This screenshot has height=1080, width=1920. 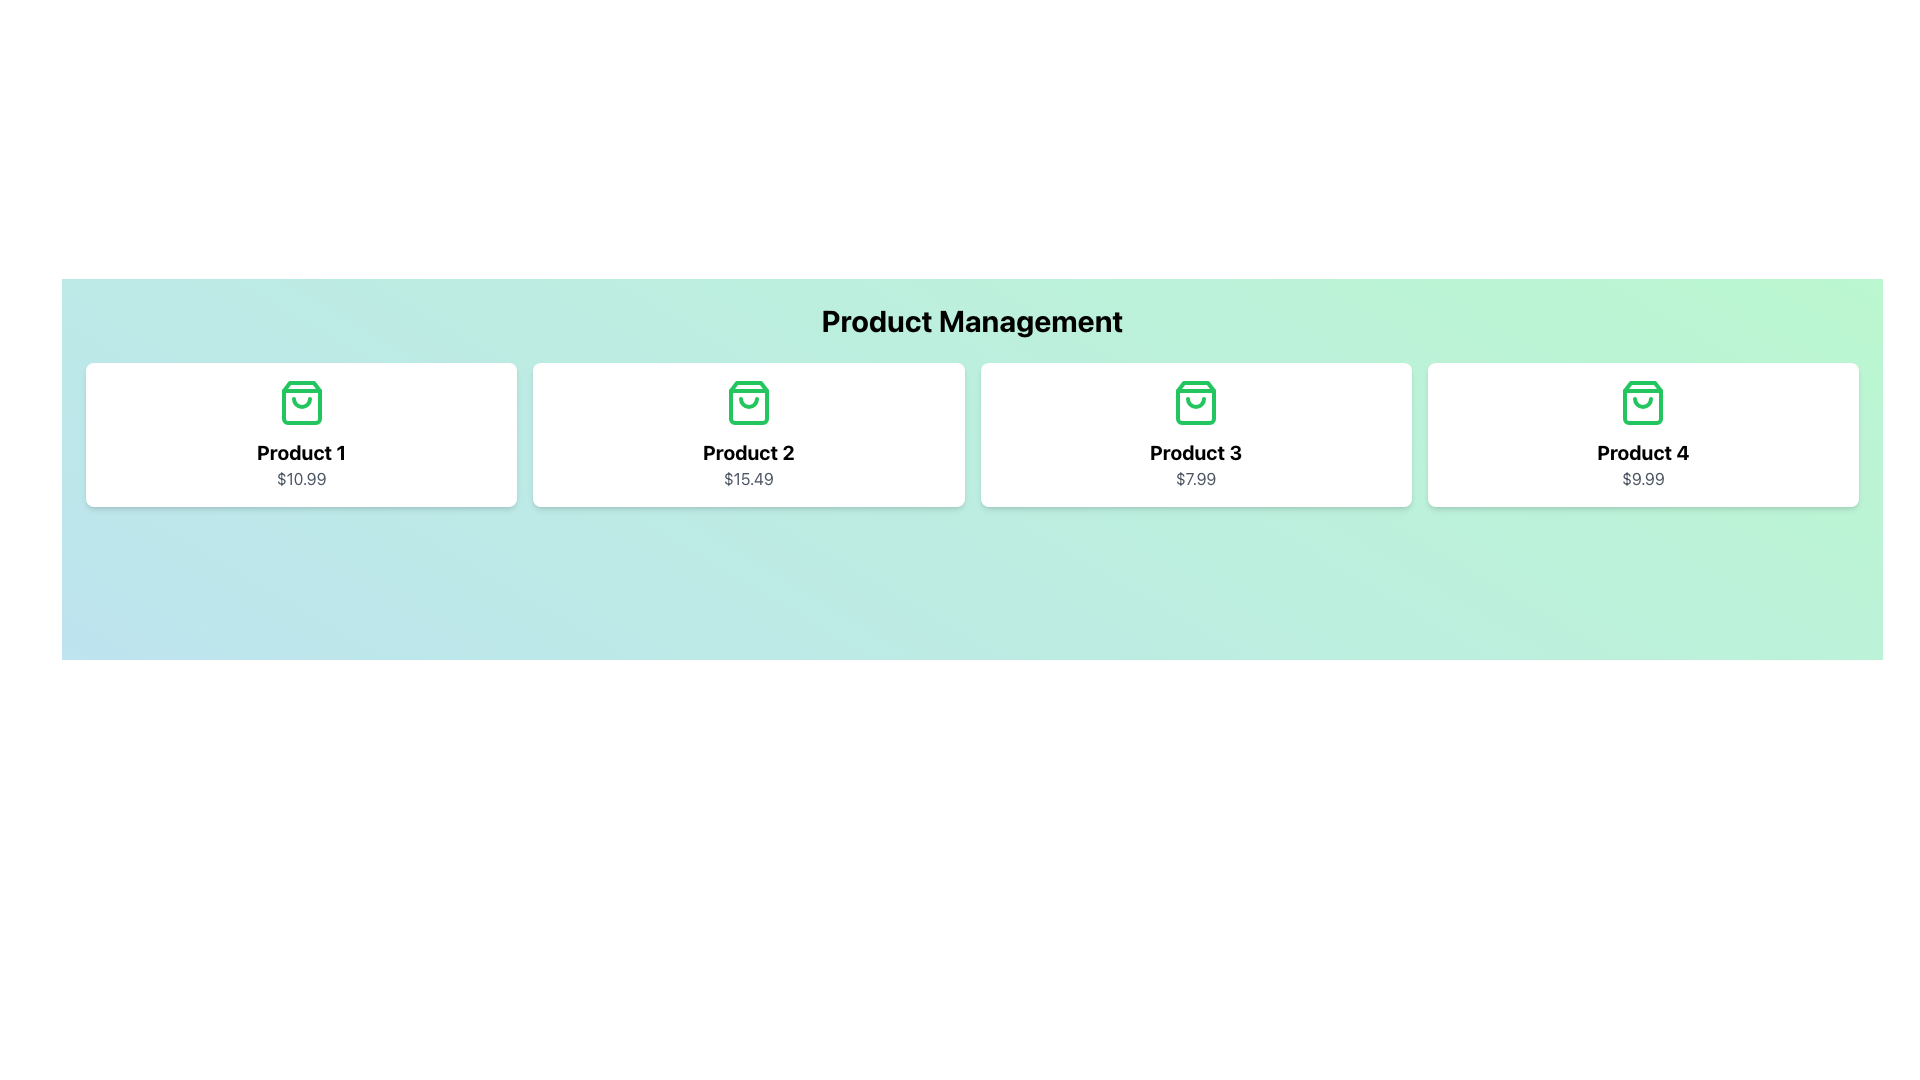 I want to click on the green shopping bag icon in the fourth card labeled 'Product 4' under the 'Product Management' header, so click(x=1643, y=402).